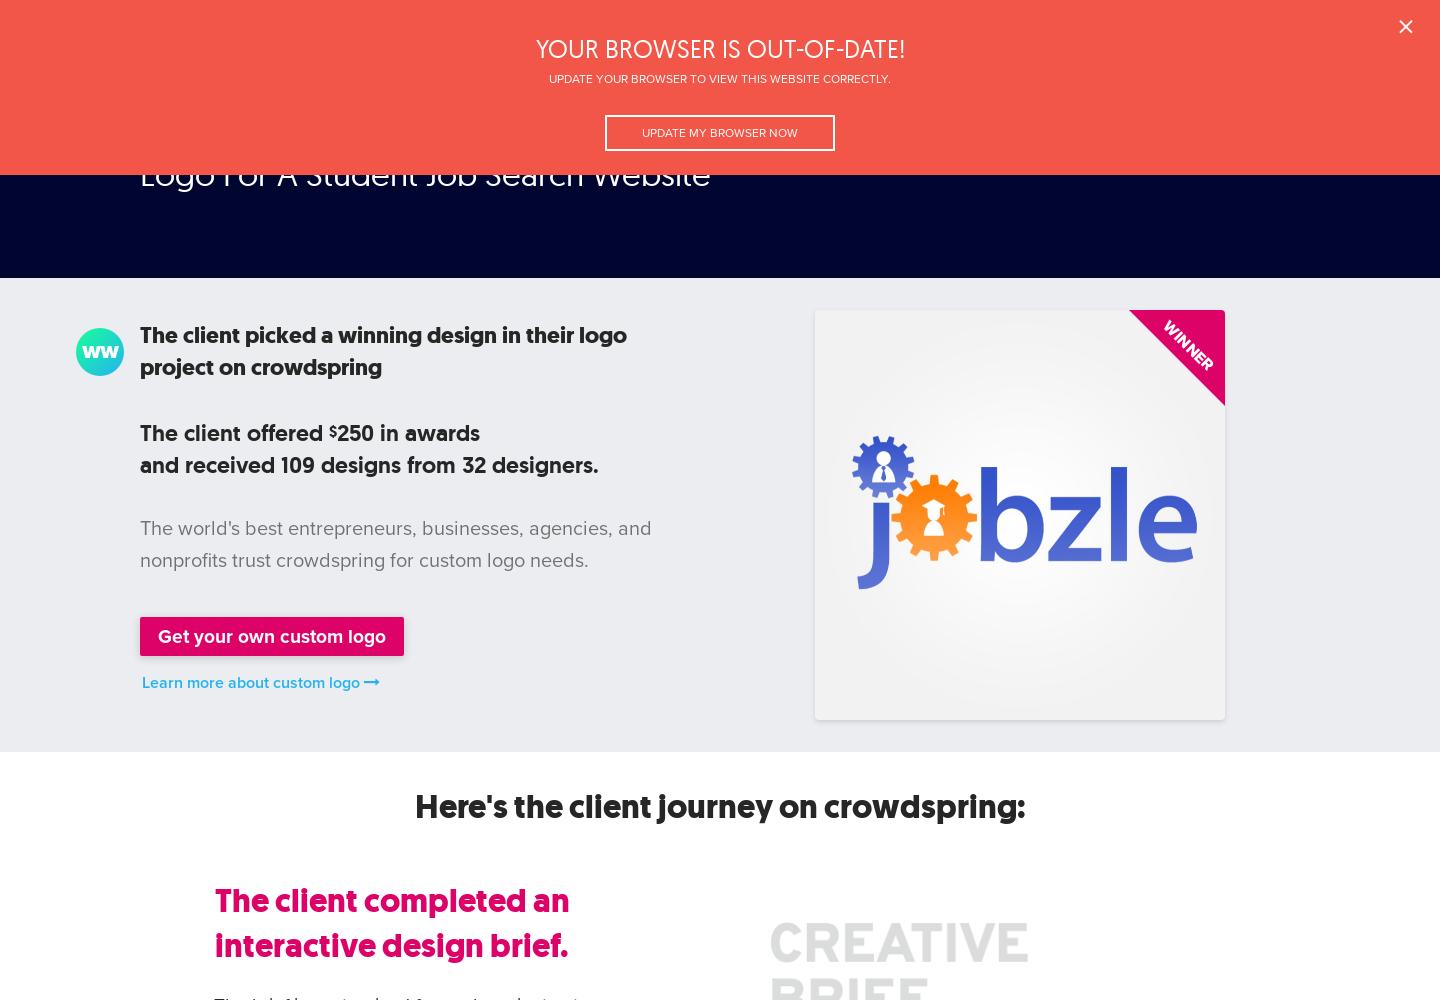  Describe the element at coordinates (193, 432) in the screenshot. I see `'The client'` at that location.